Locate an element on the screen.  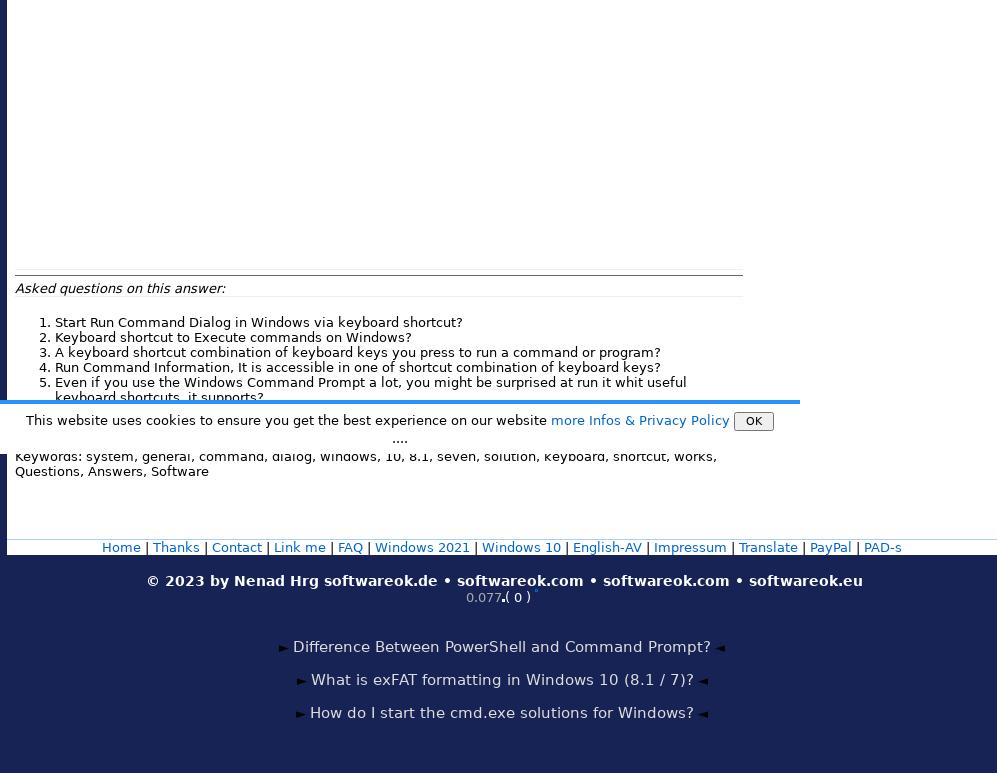
'Keywords:' is located at coordinates (49, 456).